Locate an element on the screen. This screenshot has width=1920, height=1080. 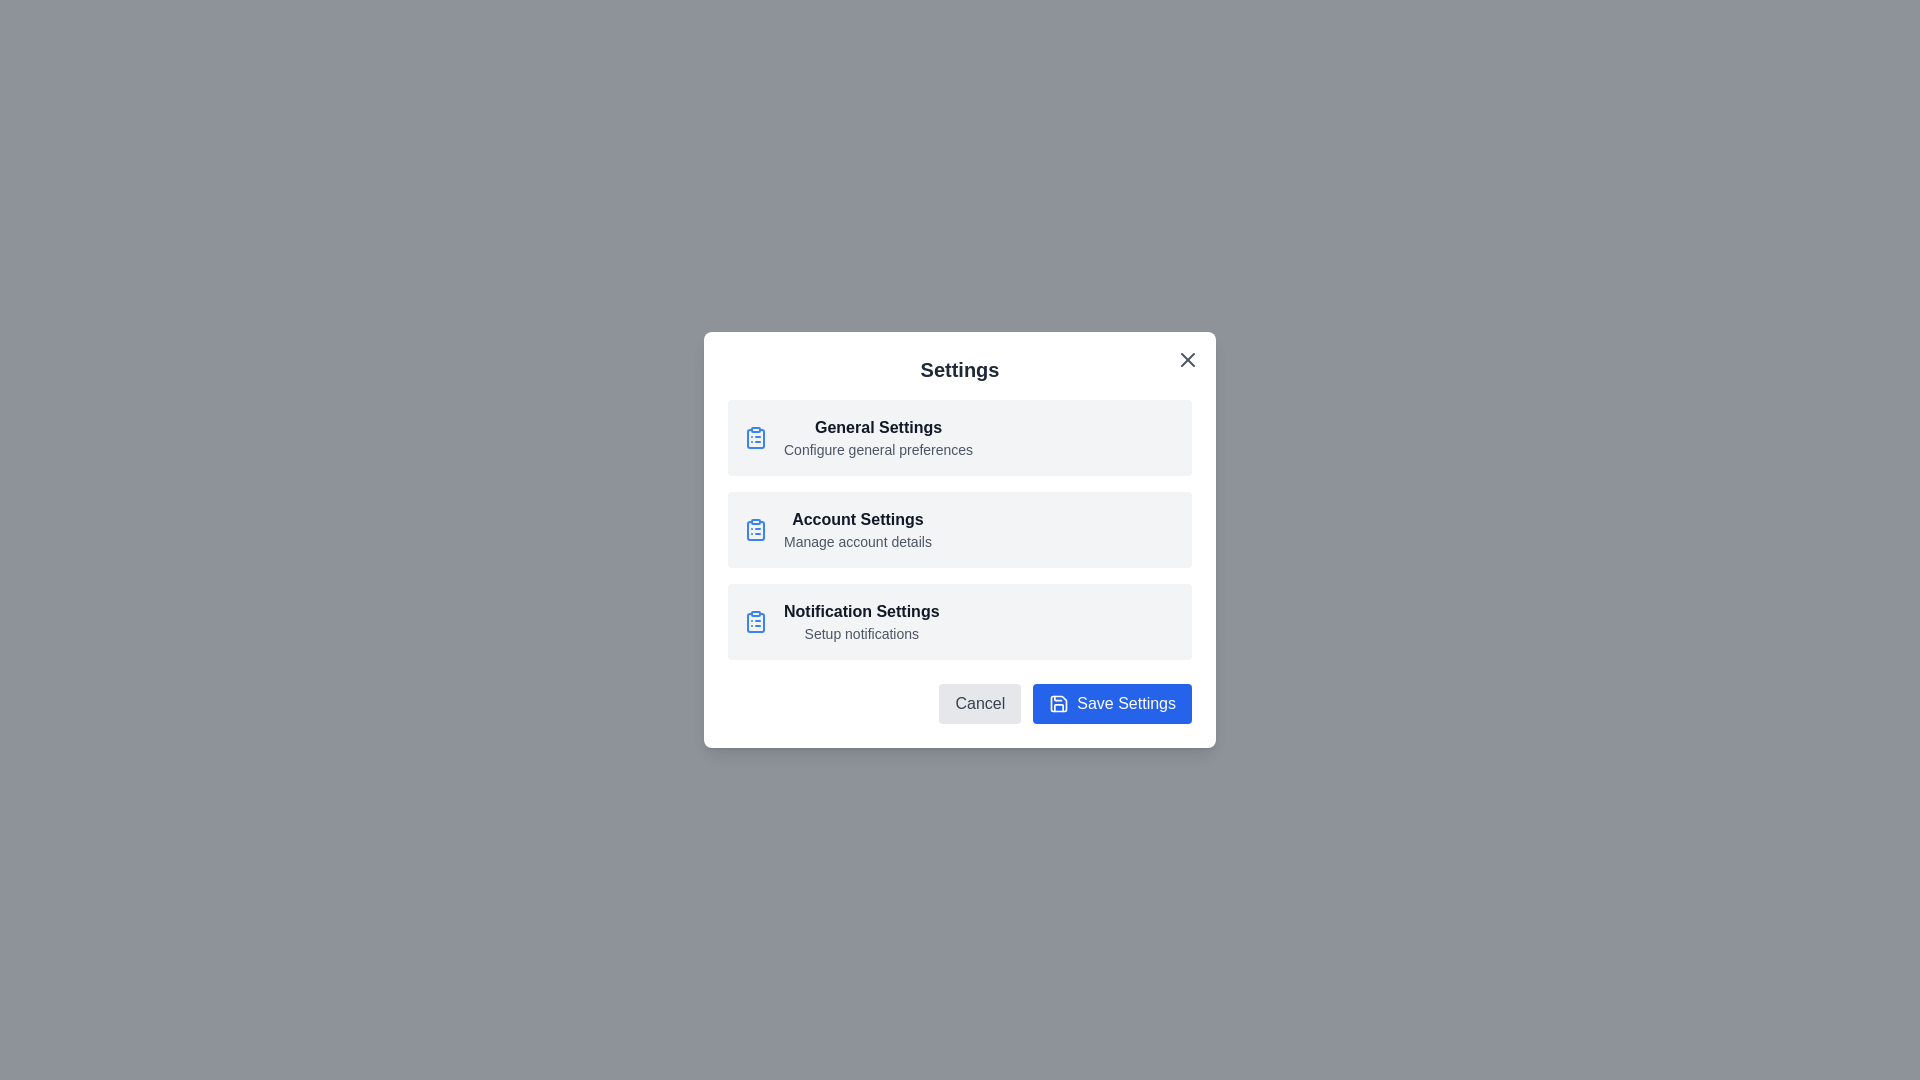
text content of the bold text label displaying 'Account Settings' in dark gray, which is located in the settings interface as the top text of the second row is located at coordinates (857, 519).